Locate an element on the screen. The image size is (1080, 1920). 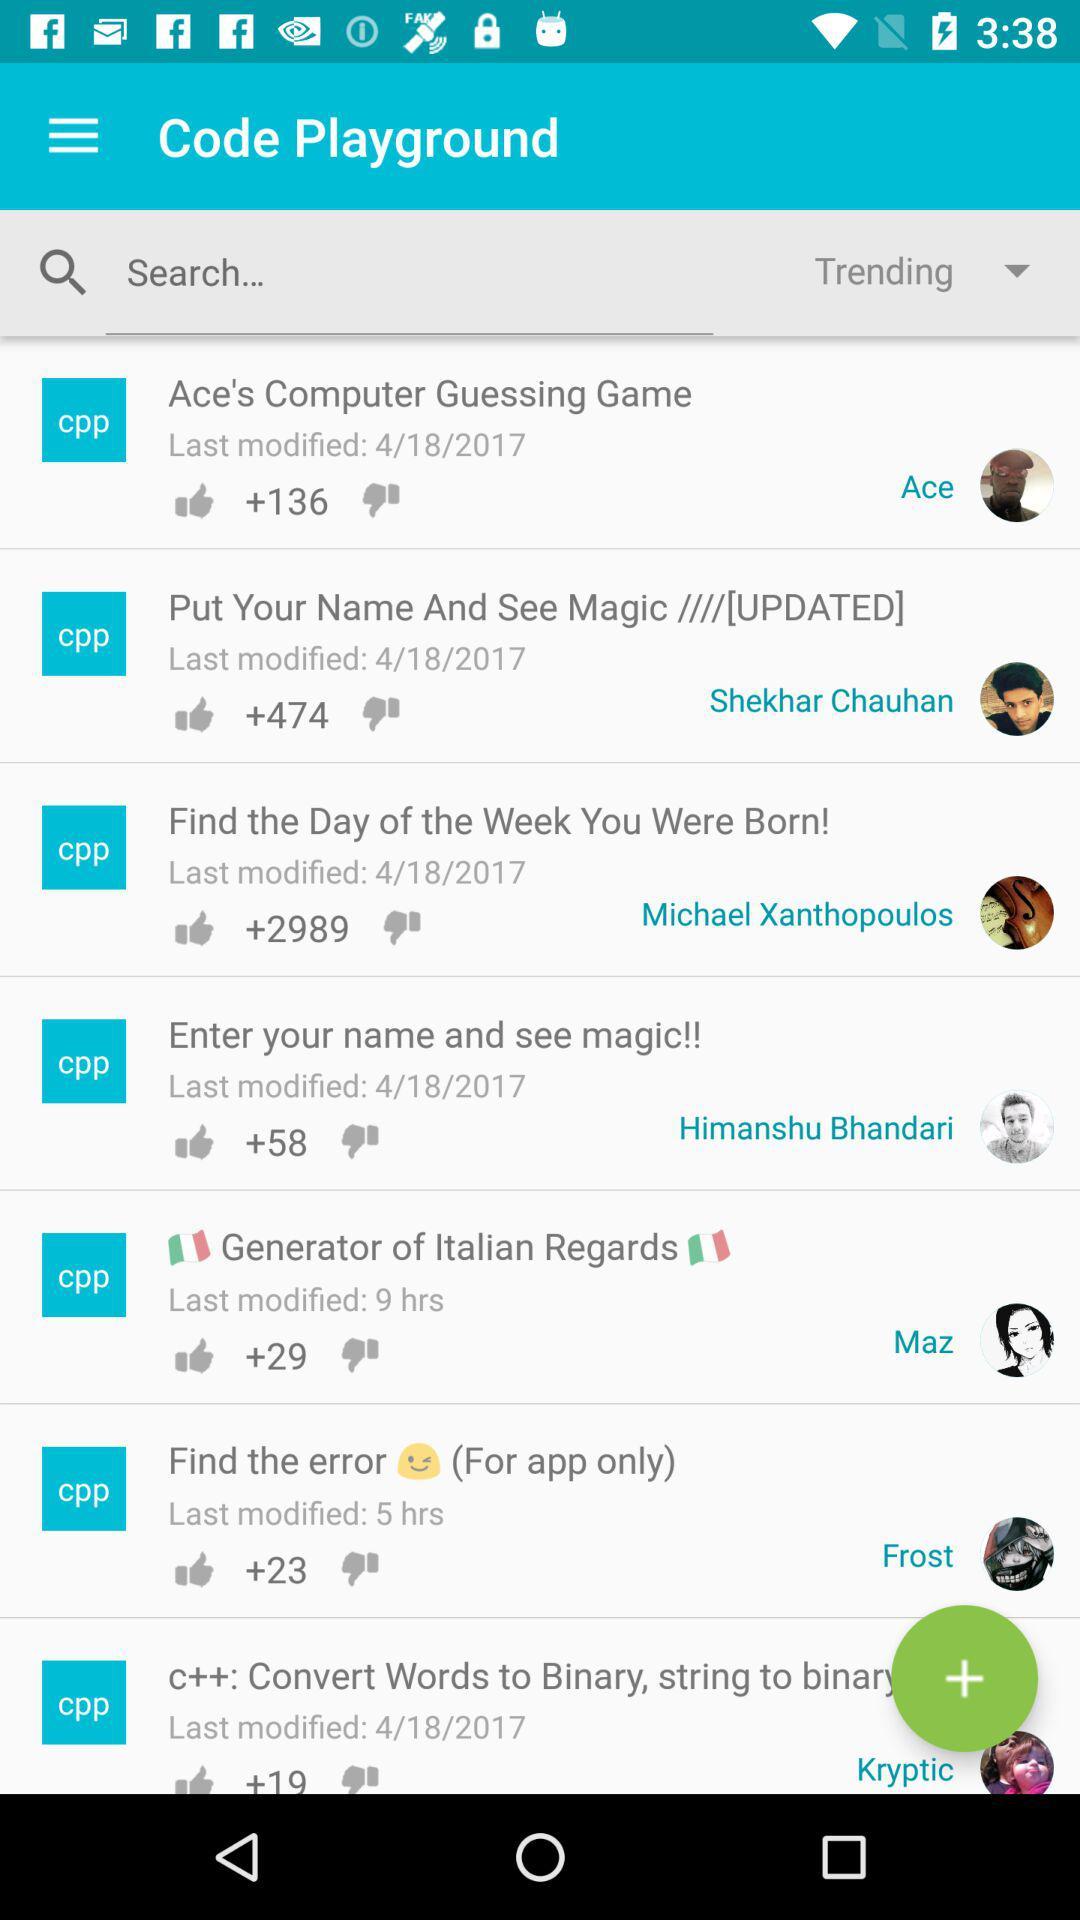
the add icon is located at coordinates (963, 1678).